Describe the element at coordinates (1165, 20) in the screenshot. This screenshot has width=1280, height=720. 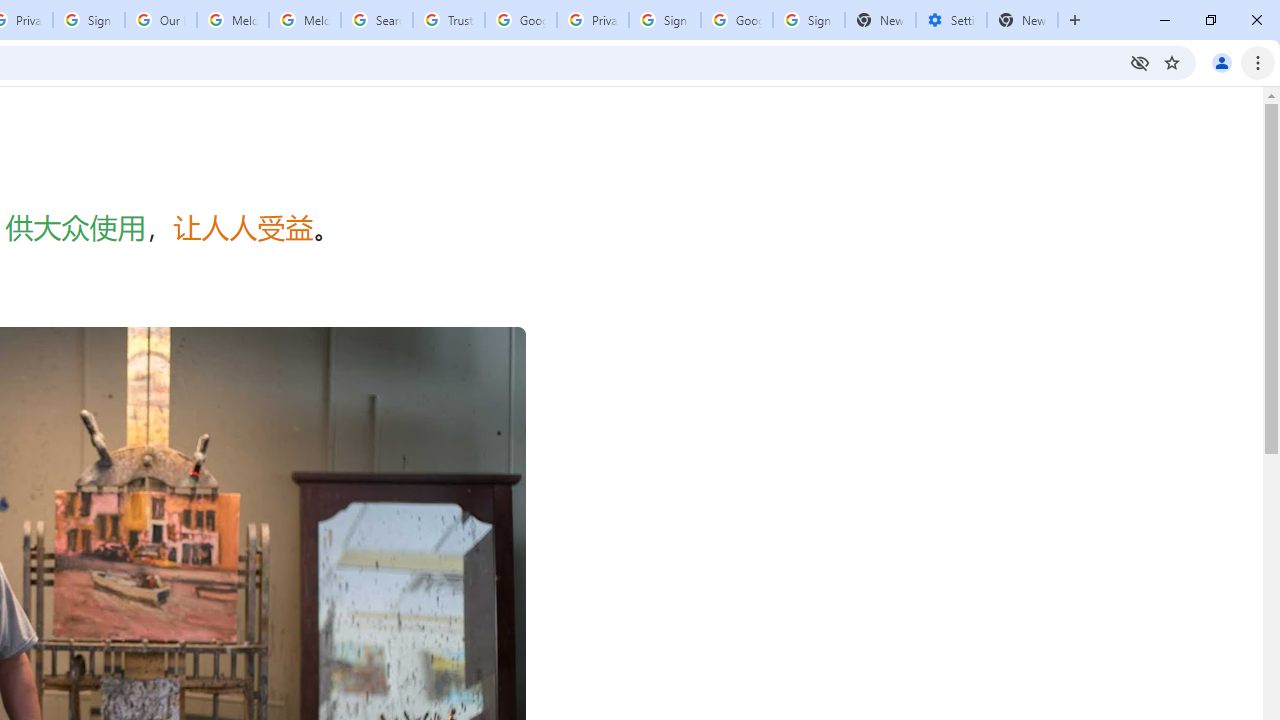
I see `'Minimize'` at that location.